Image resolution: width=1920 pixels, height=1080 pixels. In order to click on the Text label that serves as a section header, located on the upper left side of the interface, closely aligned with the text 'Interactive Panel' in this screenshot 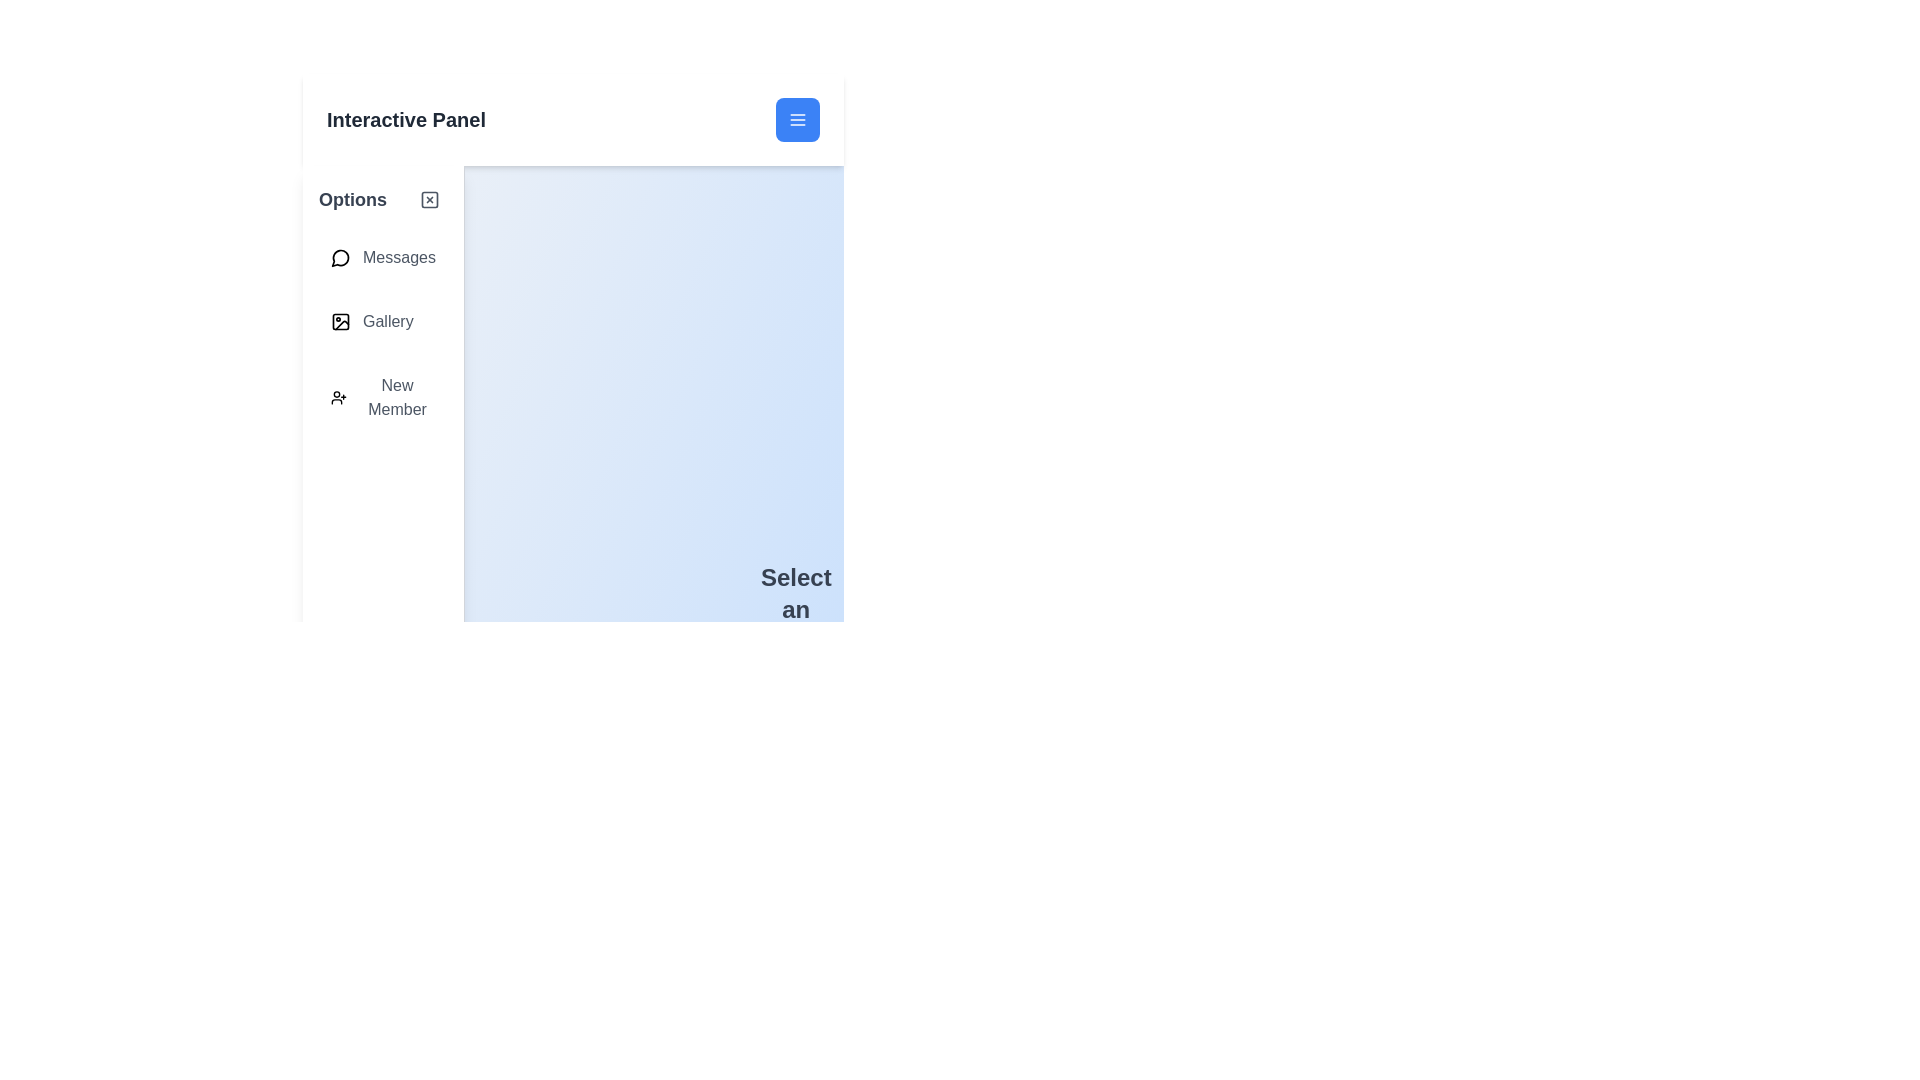, I will do `click(353, 200)`.